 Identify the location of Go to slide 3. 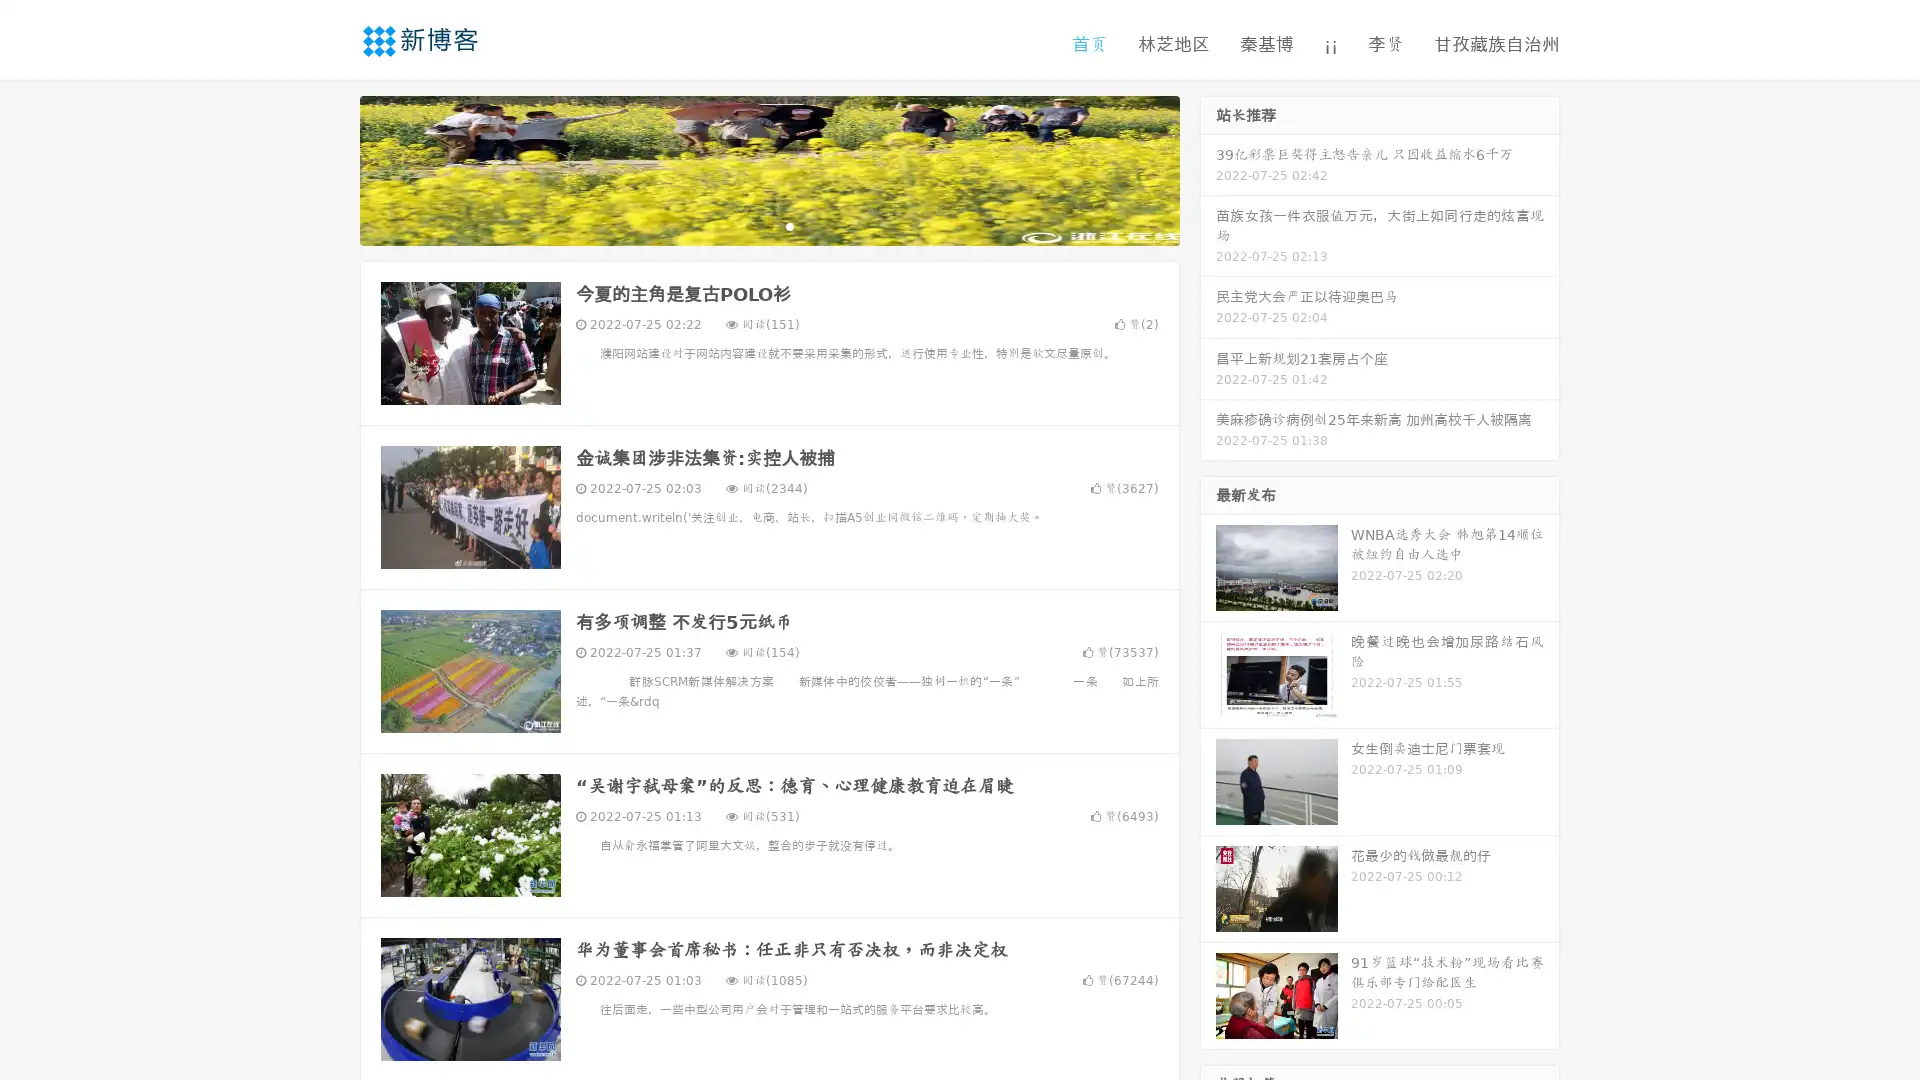
(789, 225).